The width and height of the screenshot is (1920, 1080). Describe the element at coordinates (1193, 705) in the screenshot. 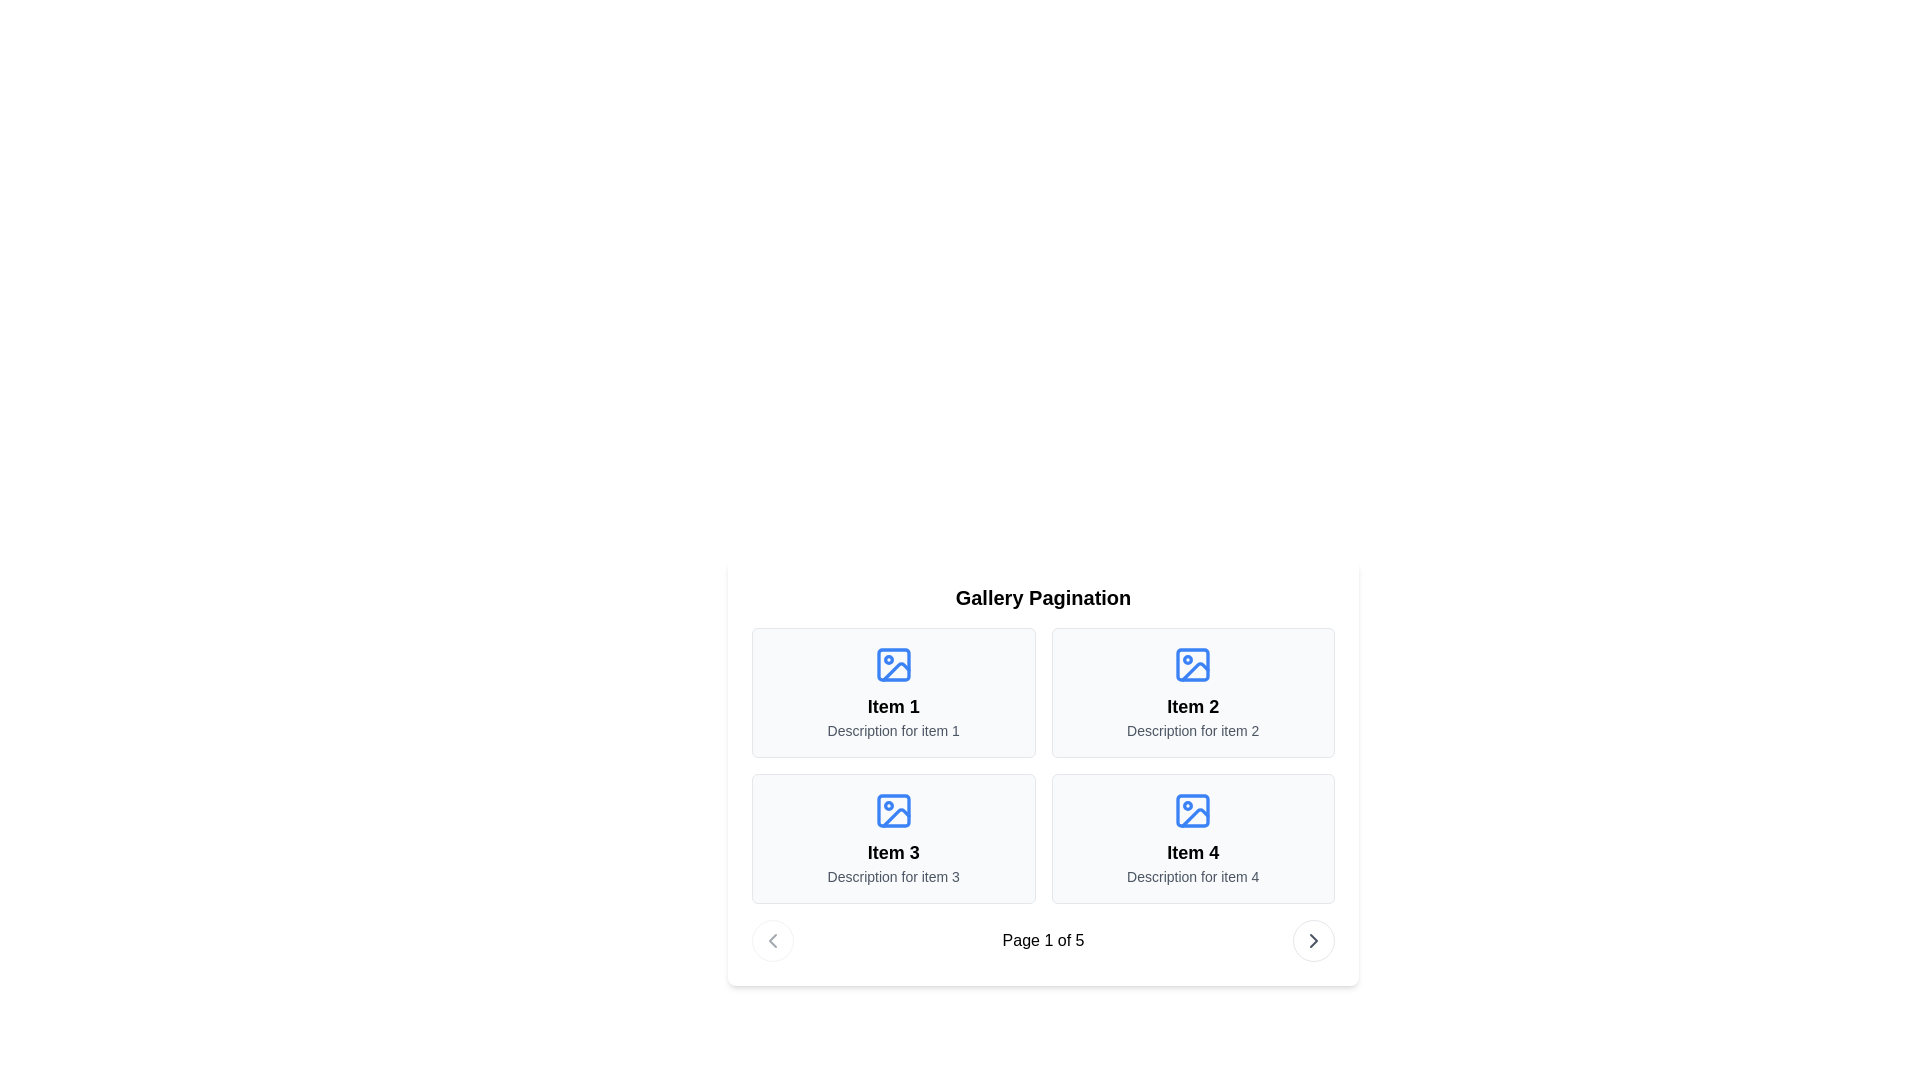

I see `the Text label that serves as a title or heading for the content block, positioned in the second position within a grid in the top row, directly above the 'Description for item 2' text and below an SVG icon component` at that location.